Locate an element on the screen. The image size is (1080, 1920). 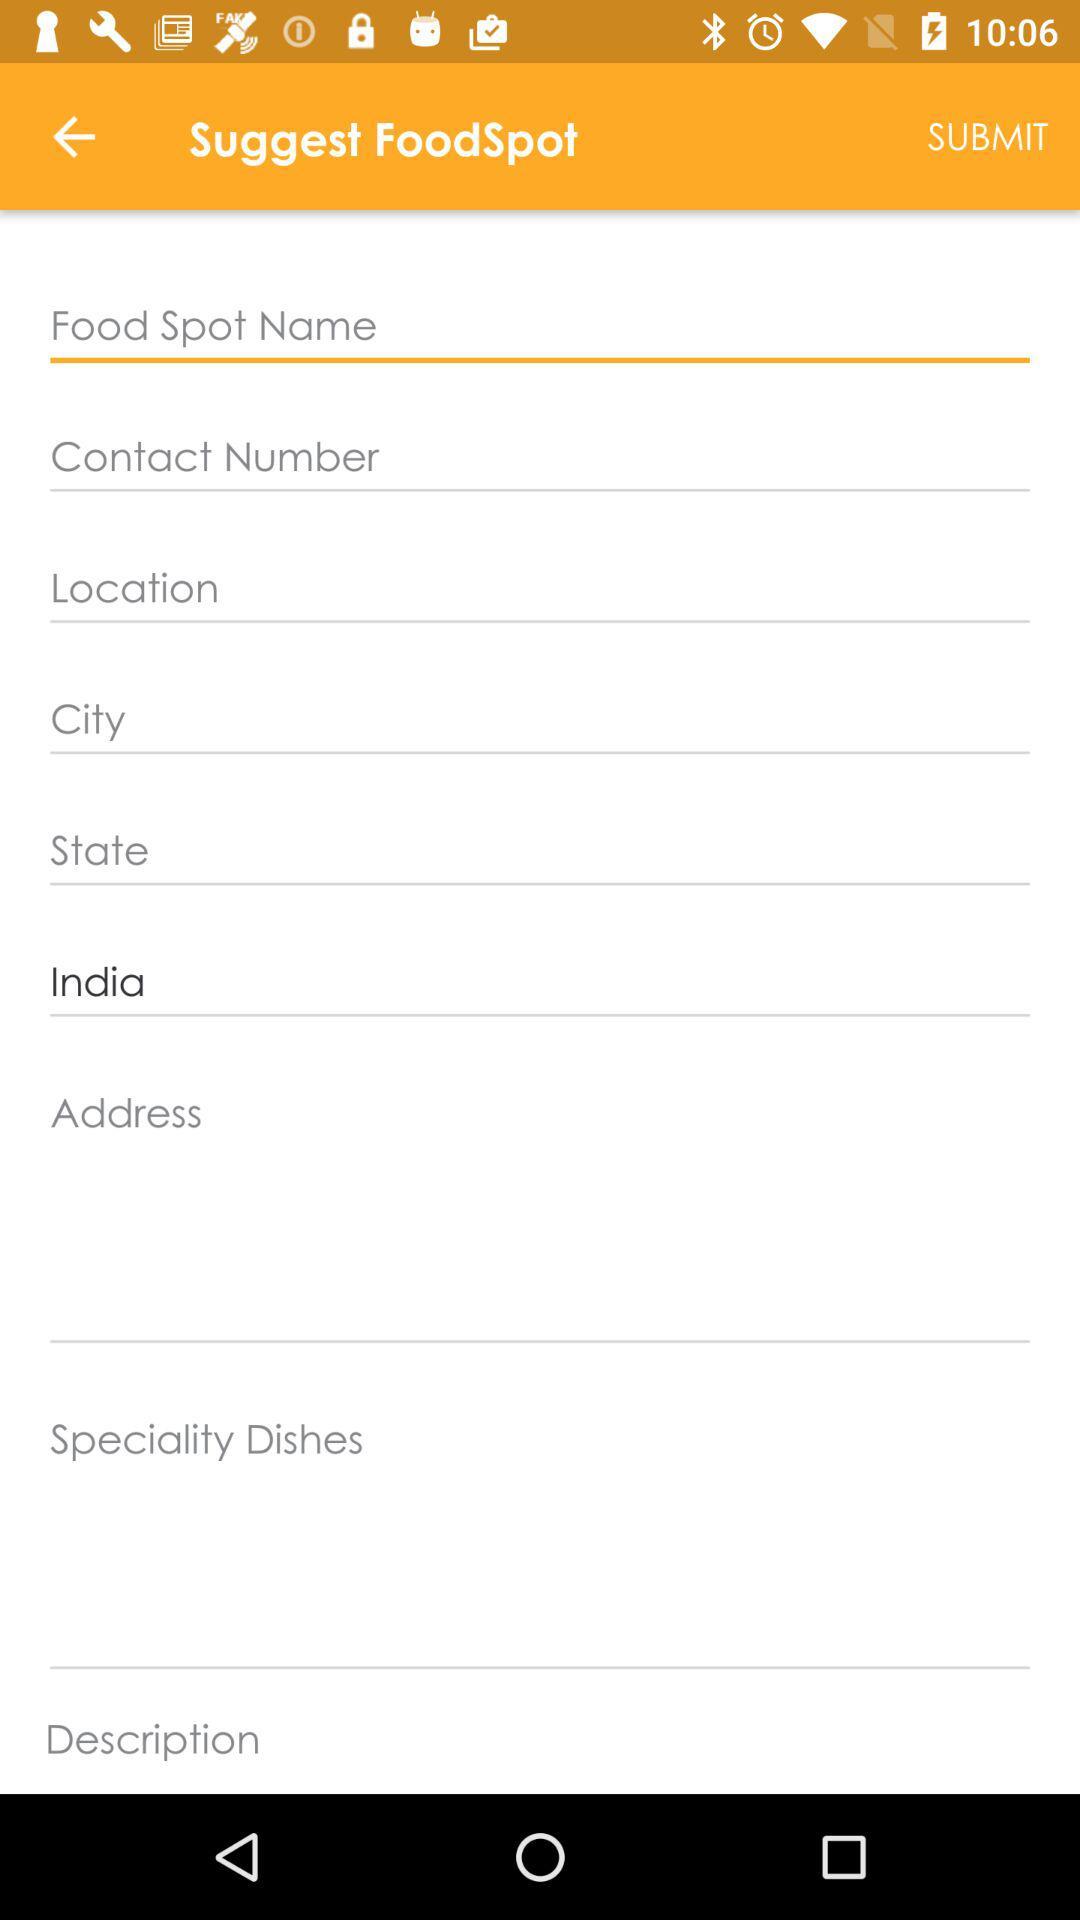
the item above the india item is located at coordinates (540, 850).